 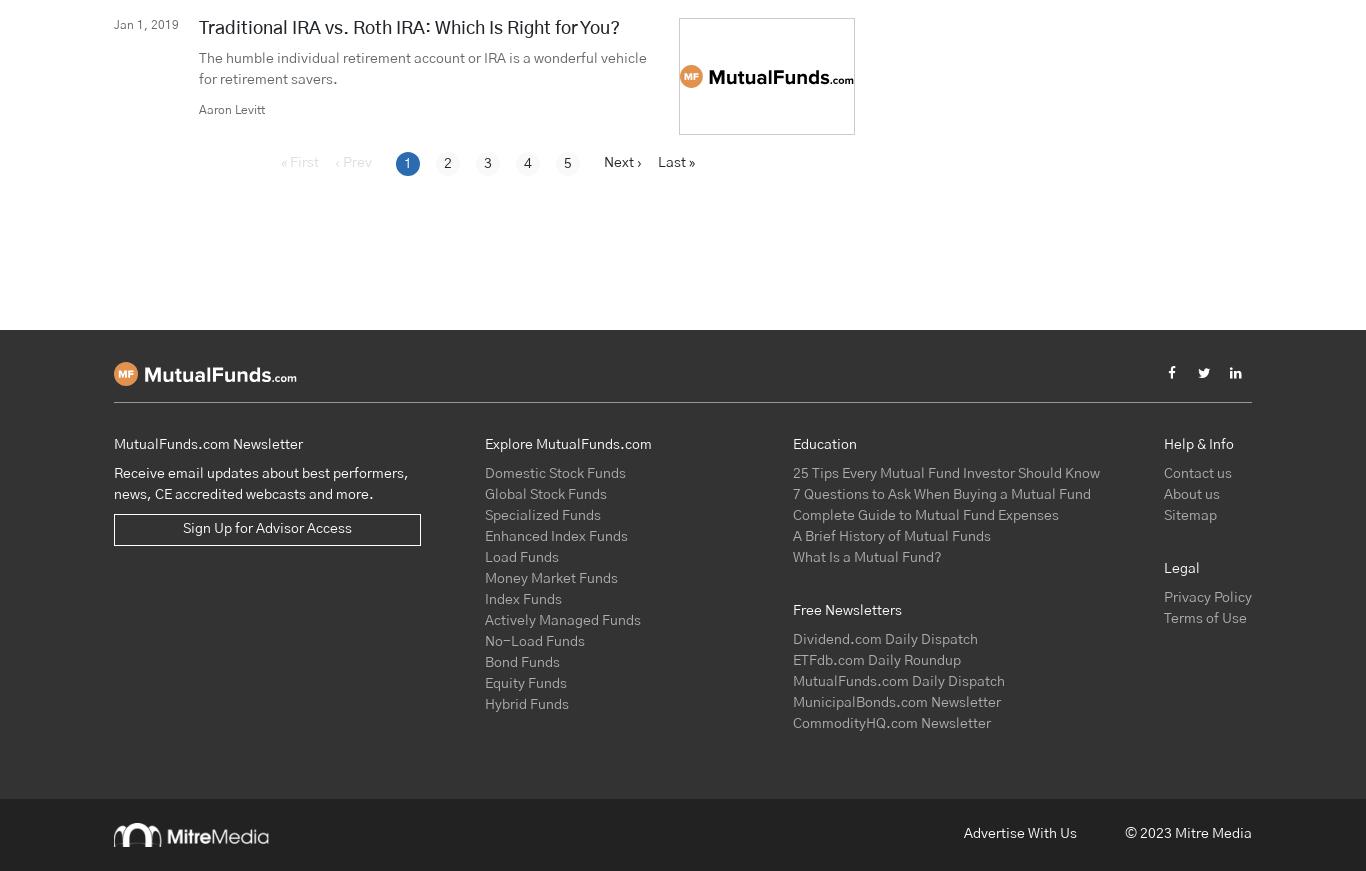 I want to click on 'Bond Funds', so click(x=522, y=660).